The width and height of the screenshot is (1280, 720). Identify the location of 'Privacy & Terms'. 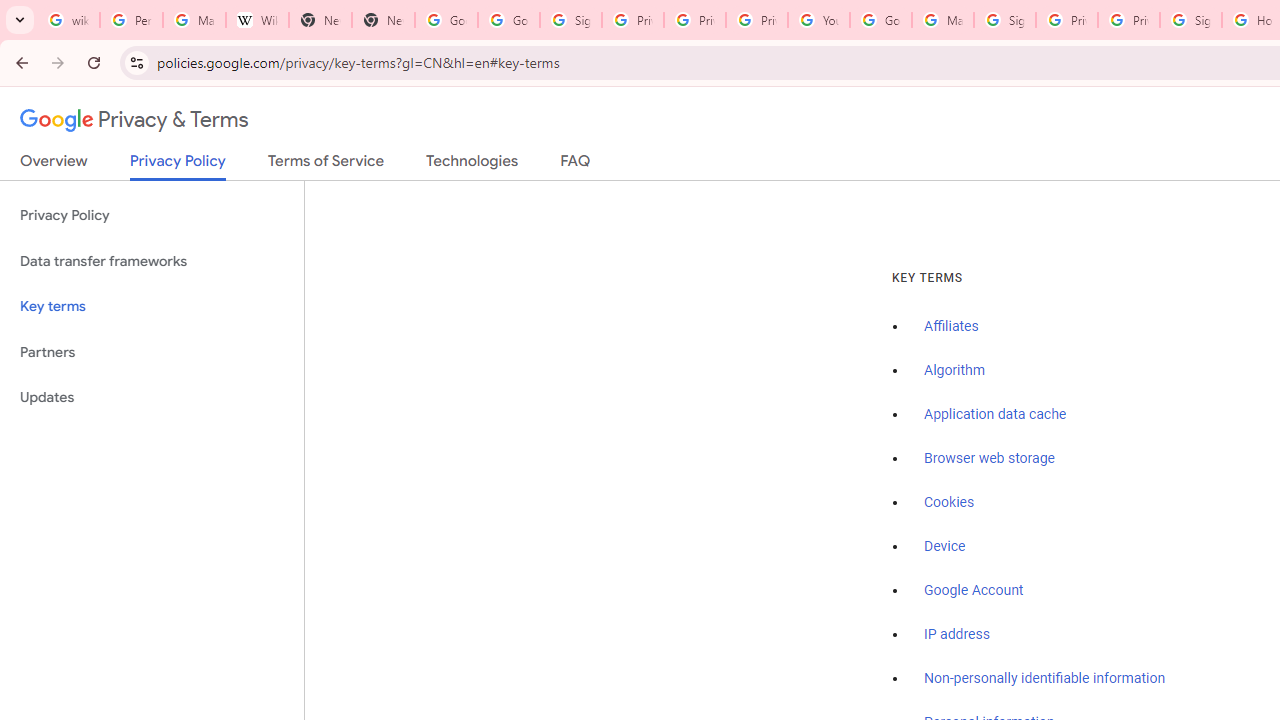
(134, 120).